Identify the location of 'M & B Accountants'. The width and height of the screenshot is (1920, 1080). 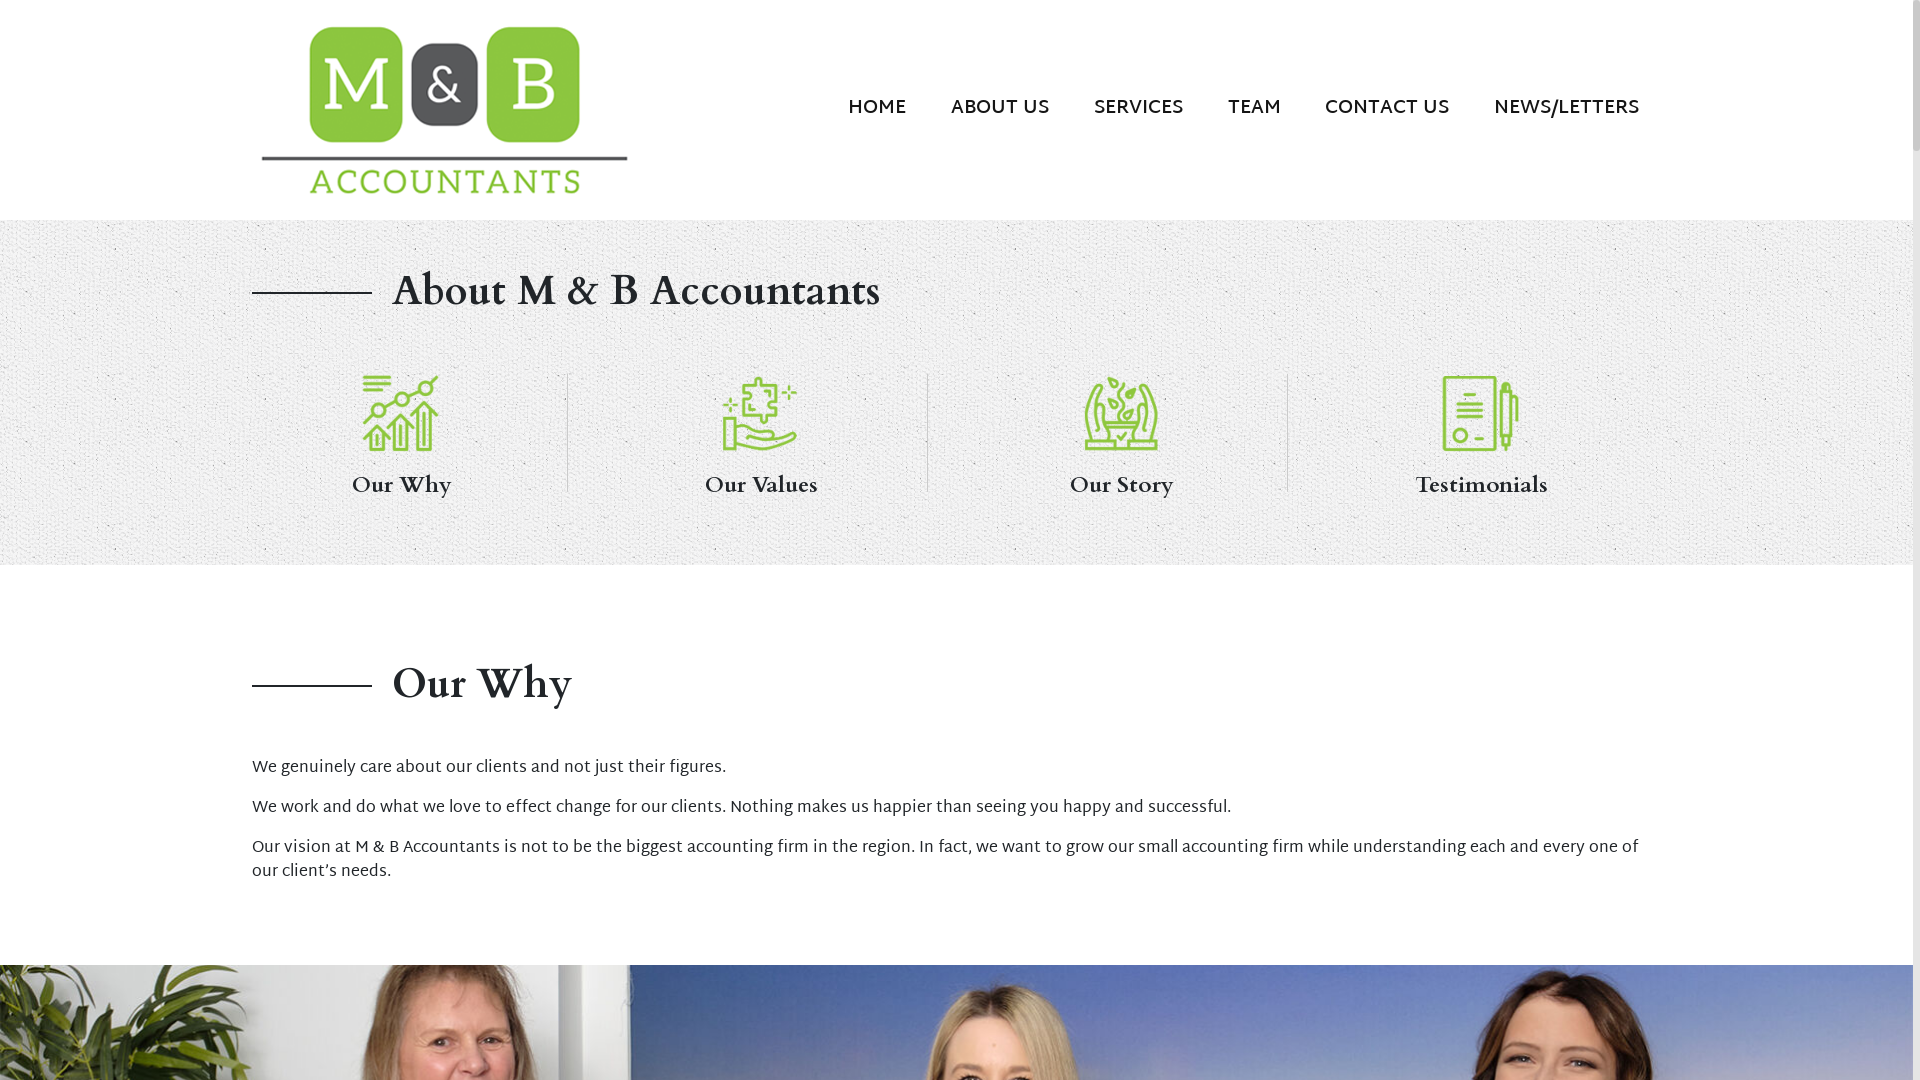
(251, 108).